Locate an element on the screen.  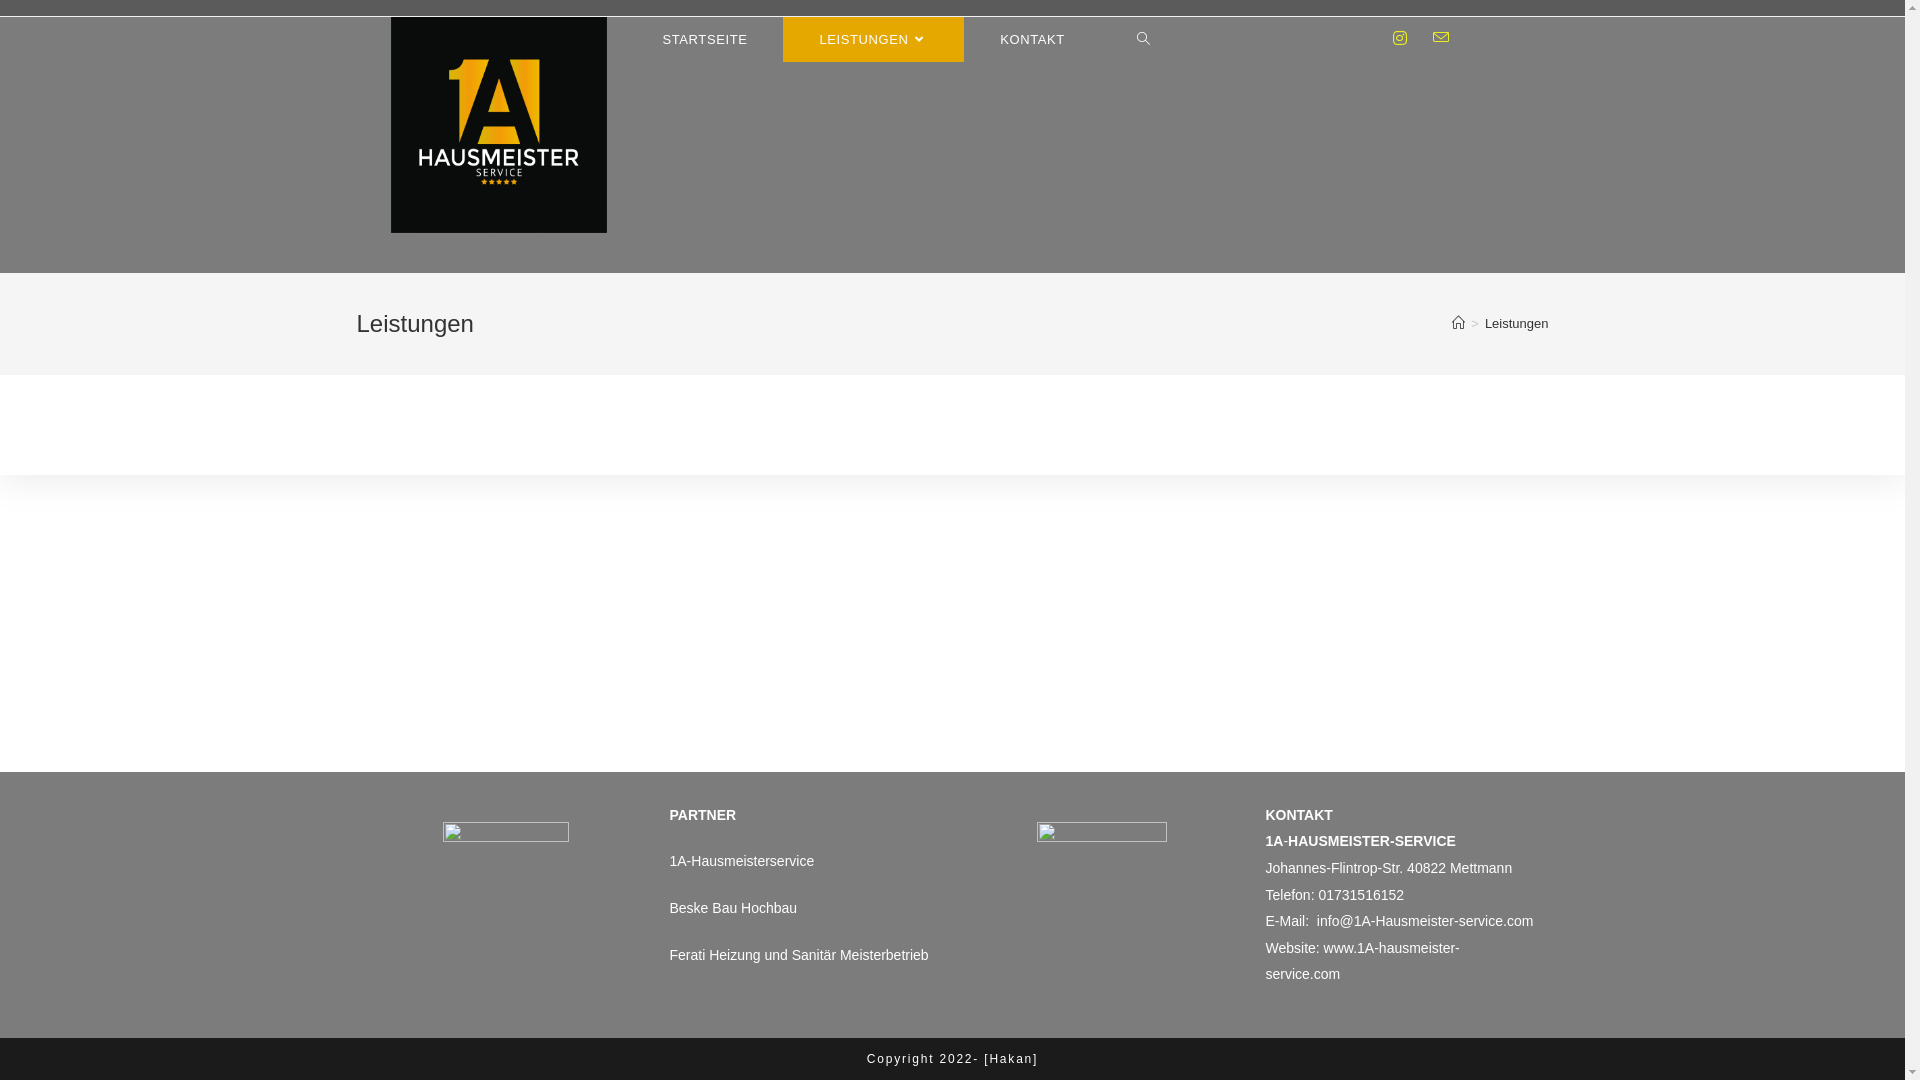
'www.1A-hausmeister-service.com' is located at coordinates (1362, 960).